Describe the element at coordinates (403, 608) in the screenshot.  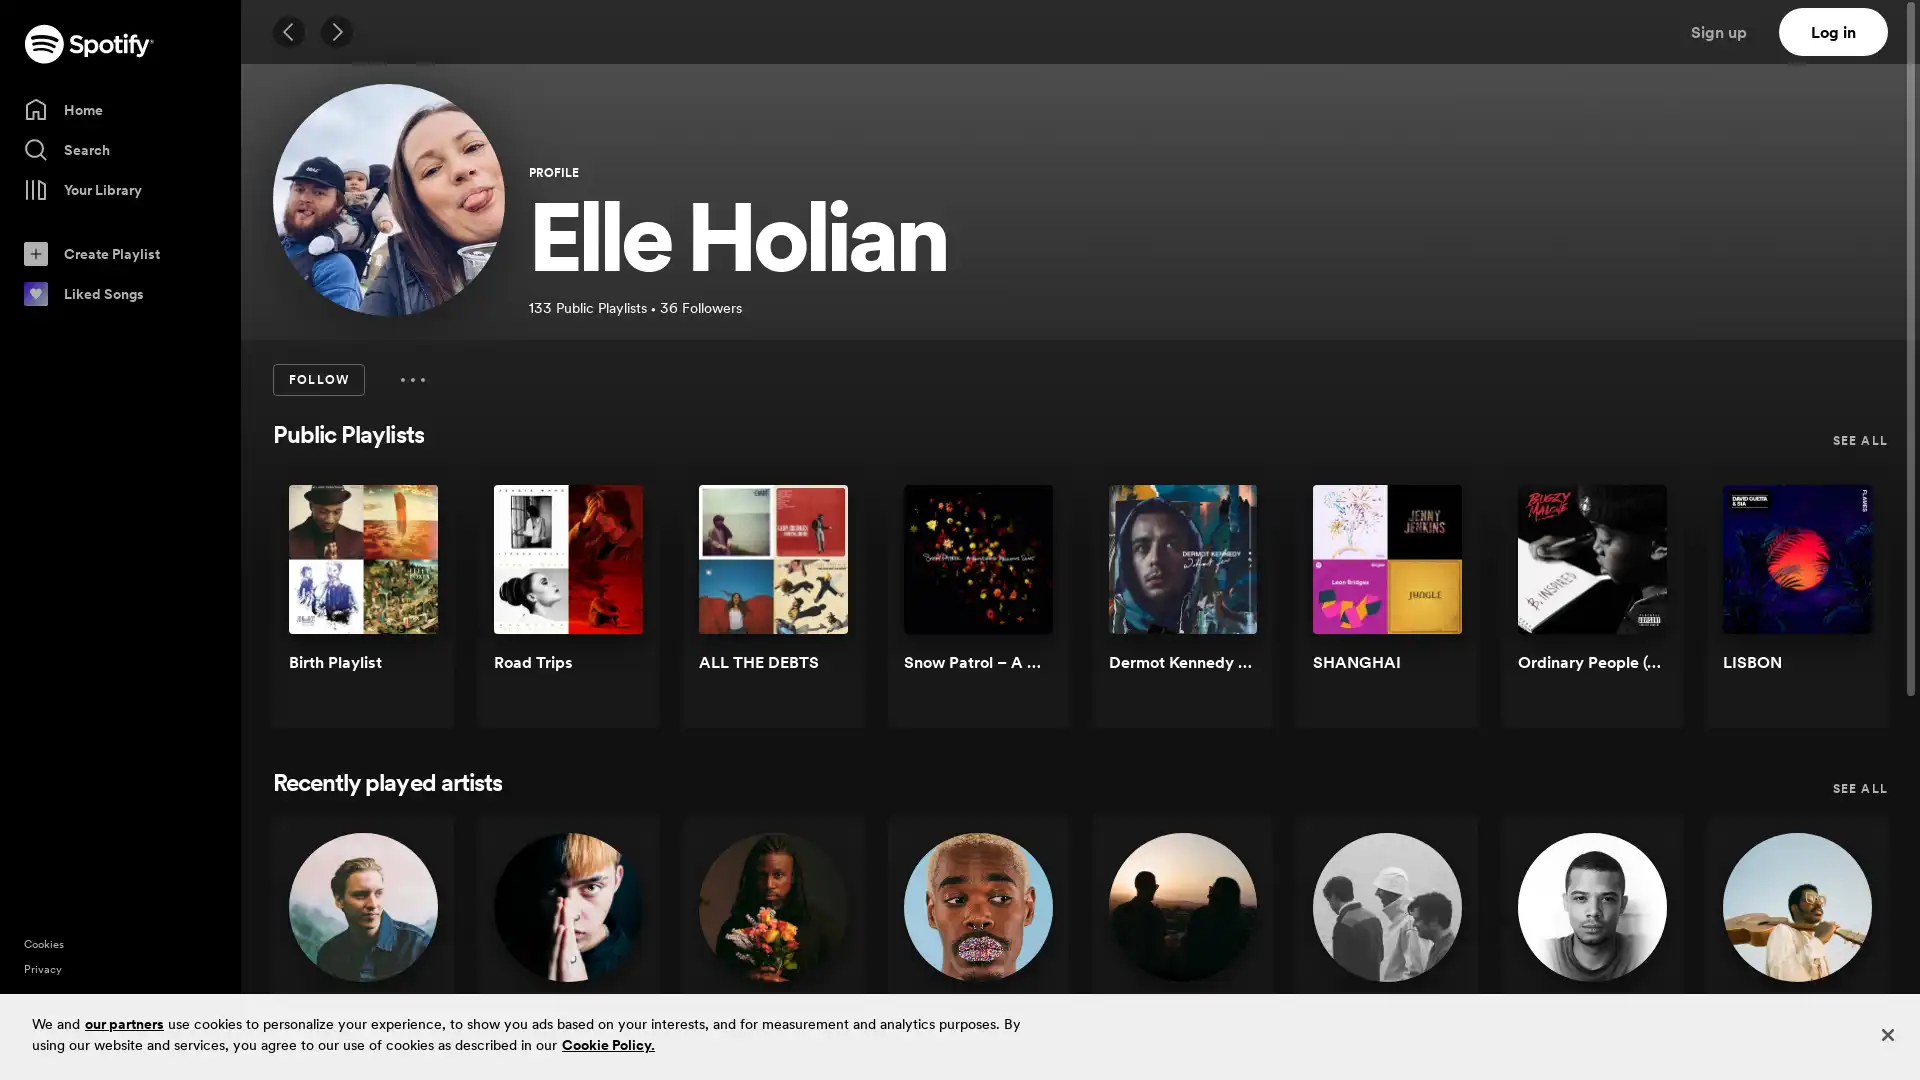
I see `Play Birth Playlist` at that location.